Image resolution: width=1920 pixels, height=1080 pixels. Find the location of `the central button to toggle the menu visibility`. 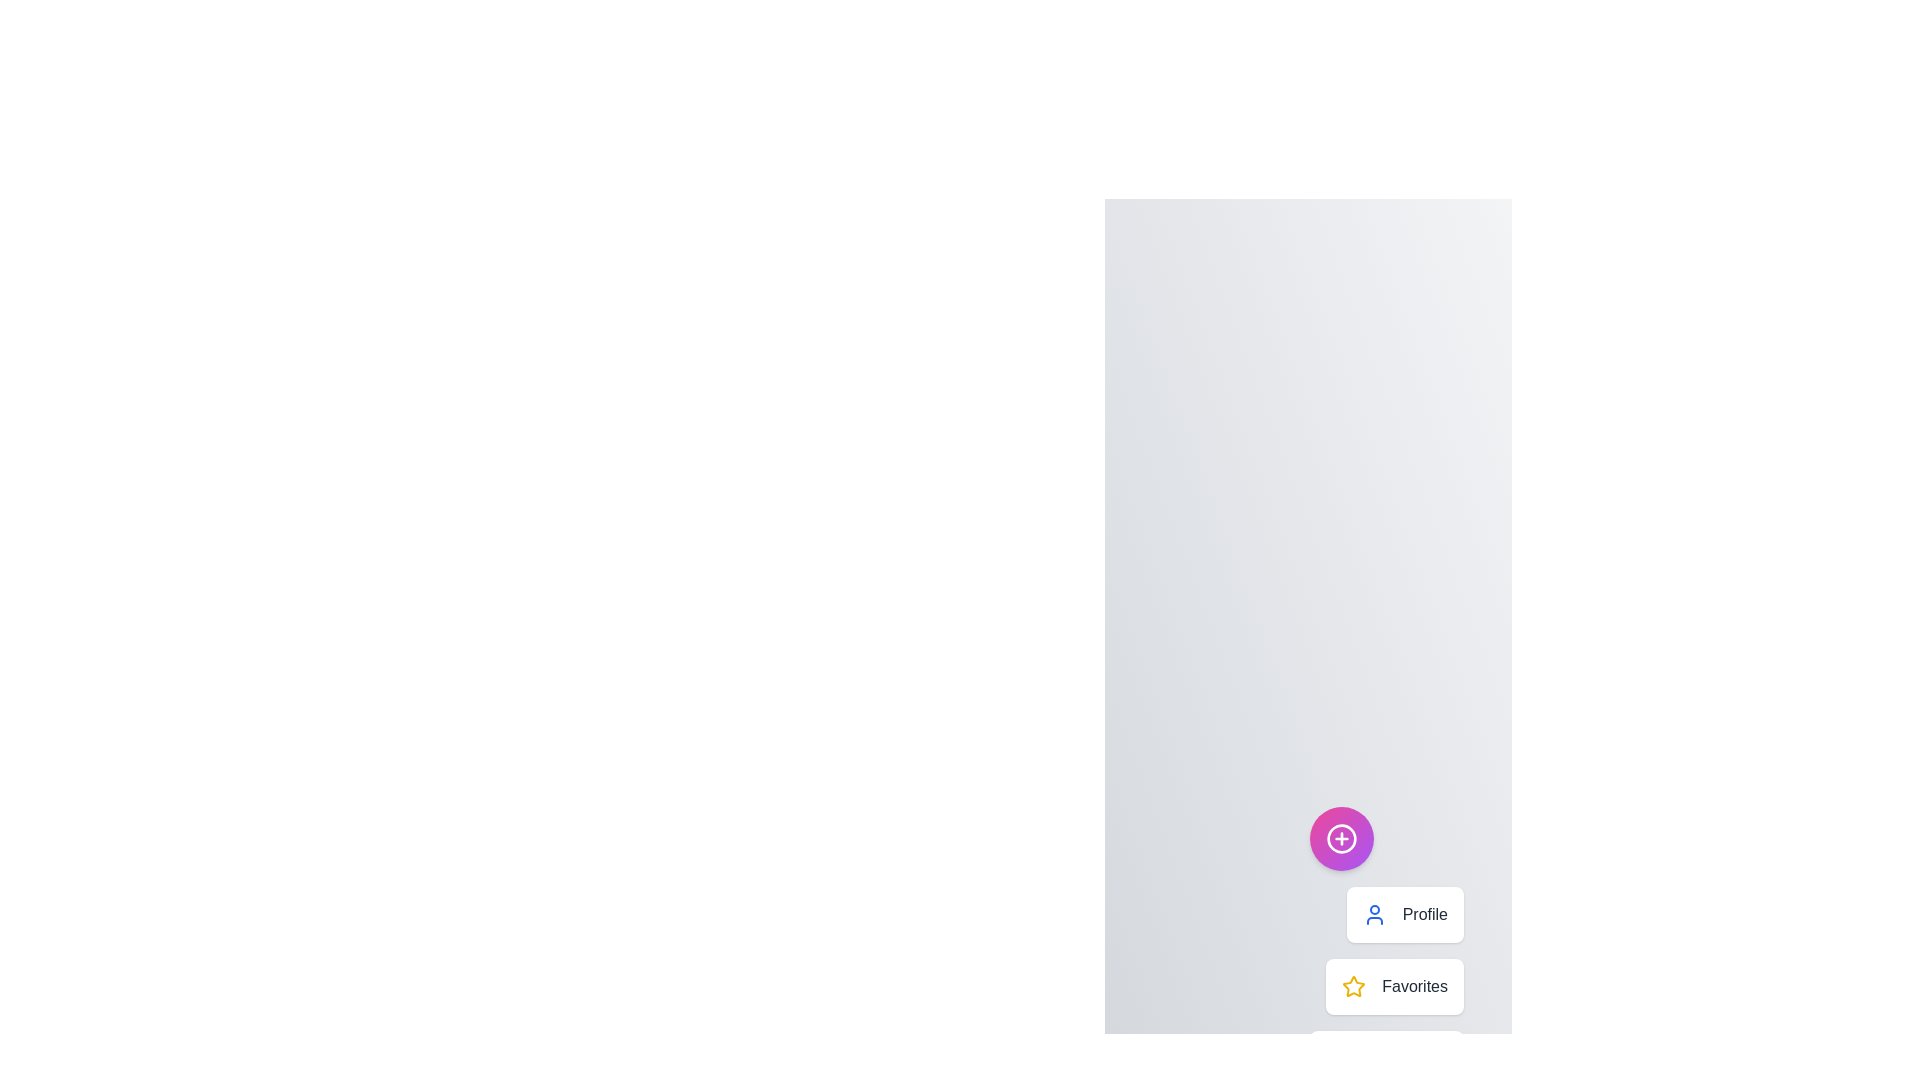

the central button to toggle the menu visibility is located at coordinates (1342, 839).